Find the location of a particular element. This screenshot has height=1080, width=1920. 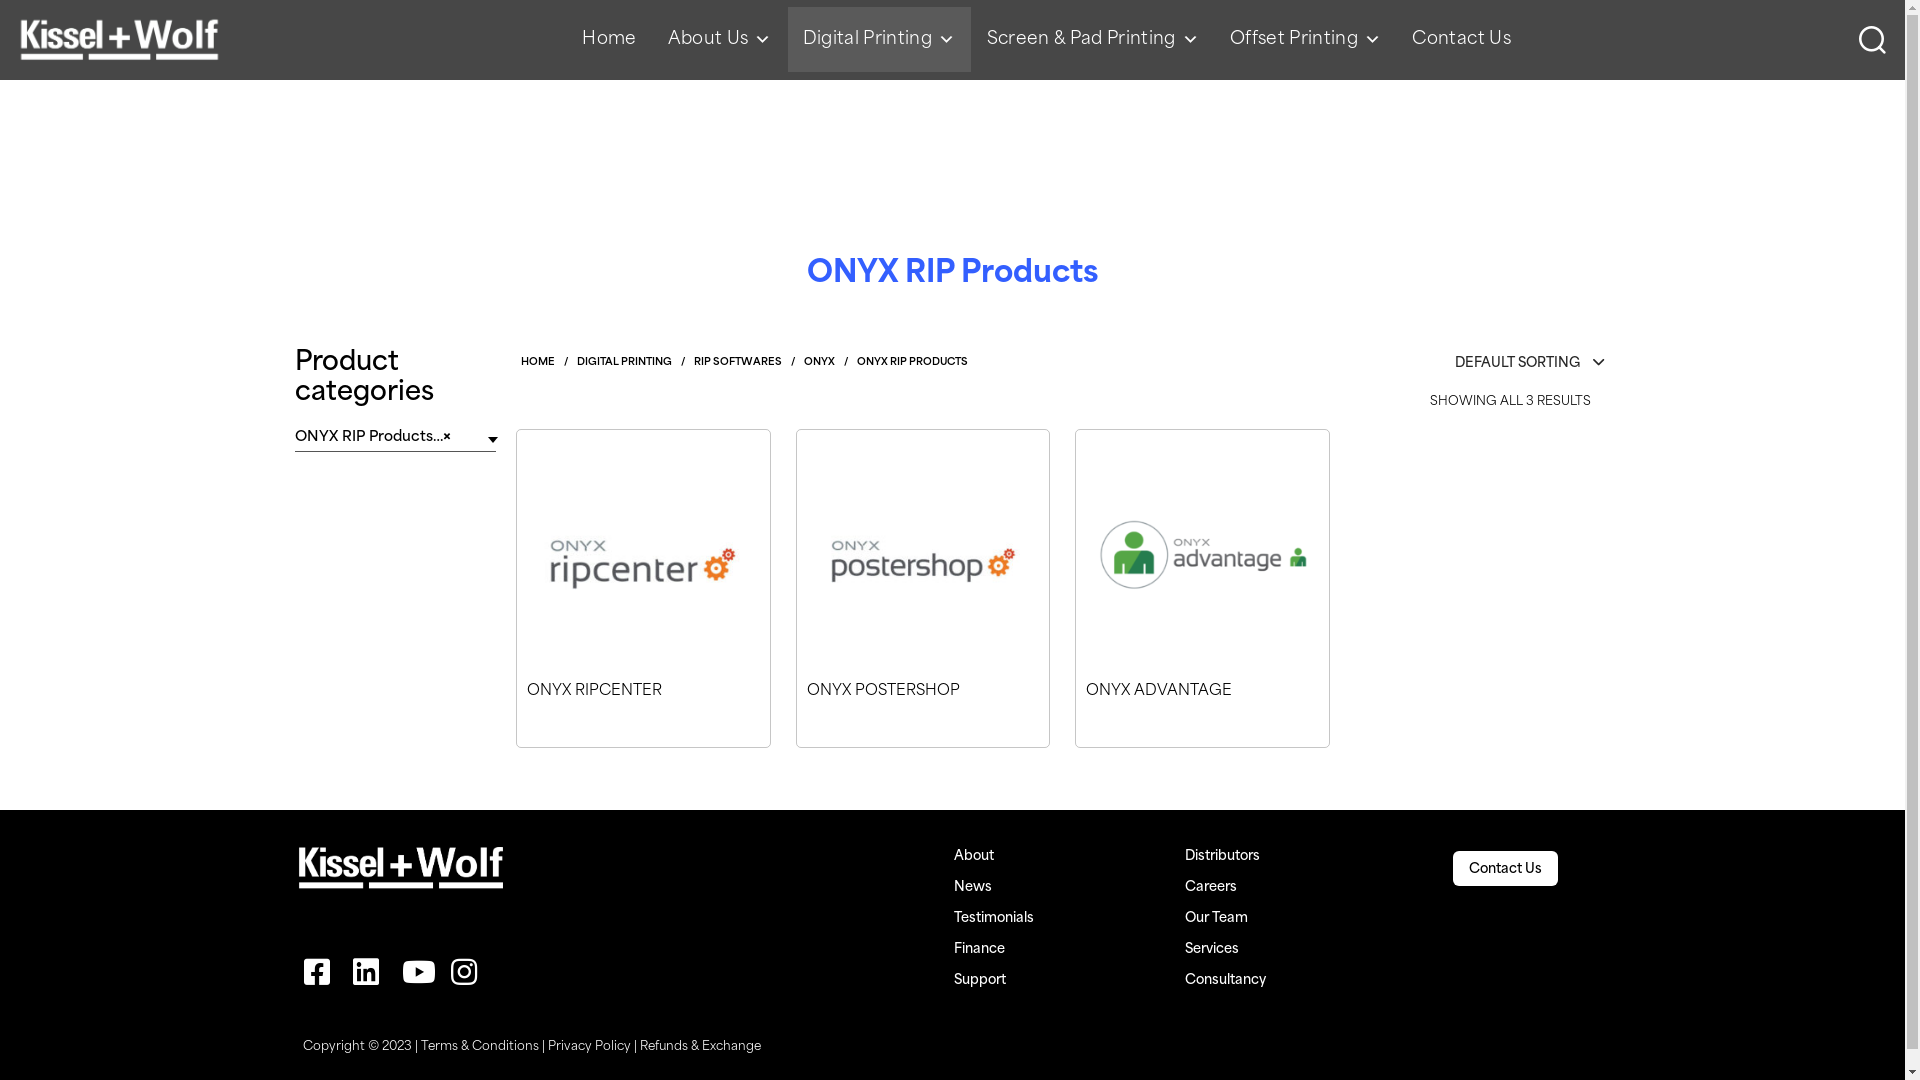

'Distributors' is located at coordinates (1221, 855).